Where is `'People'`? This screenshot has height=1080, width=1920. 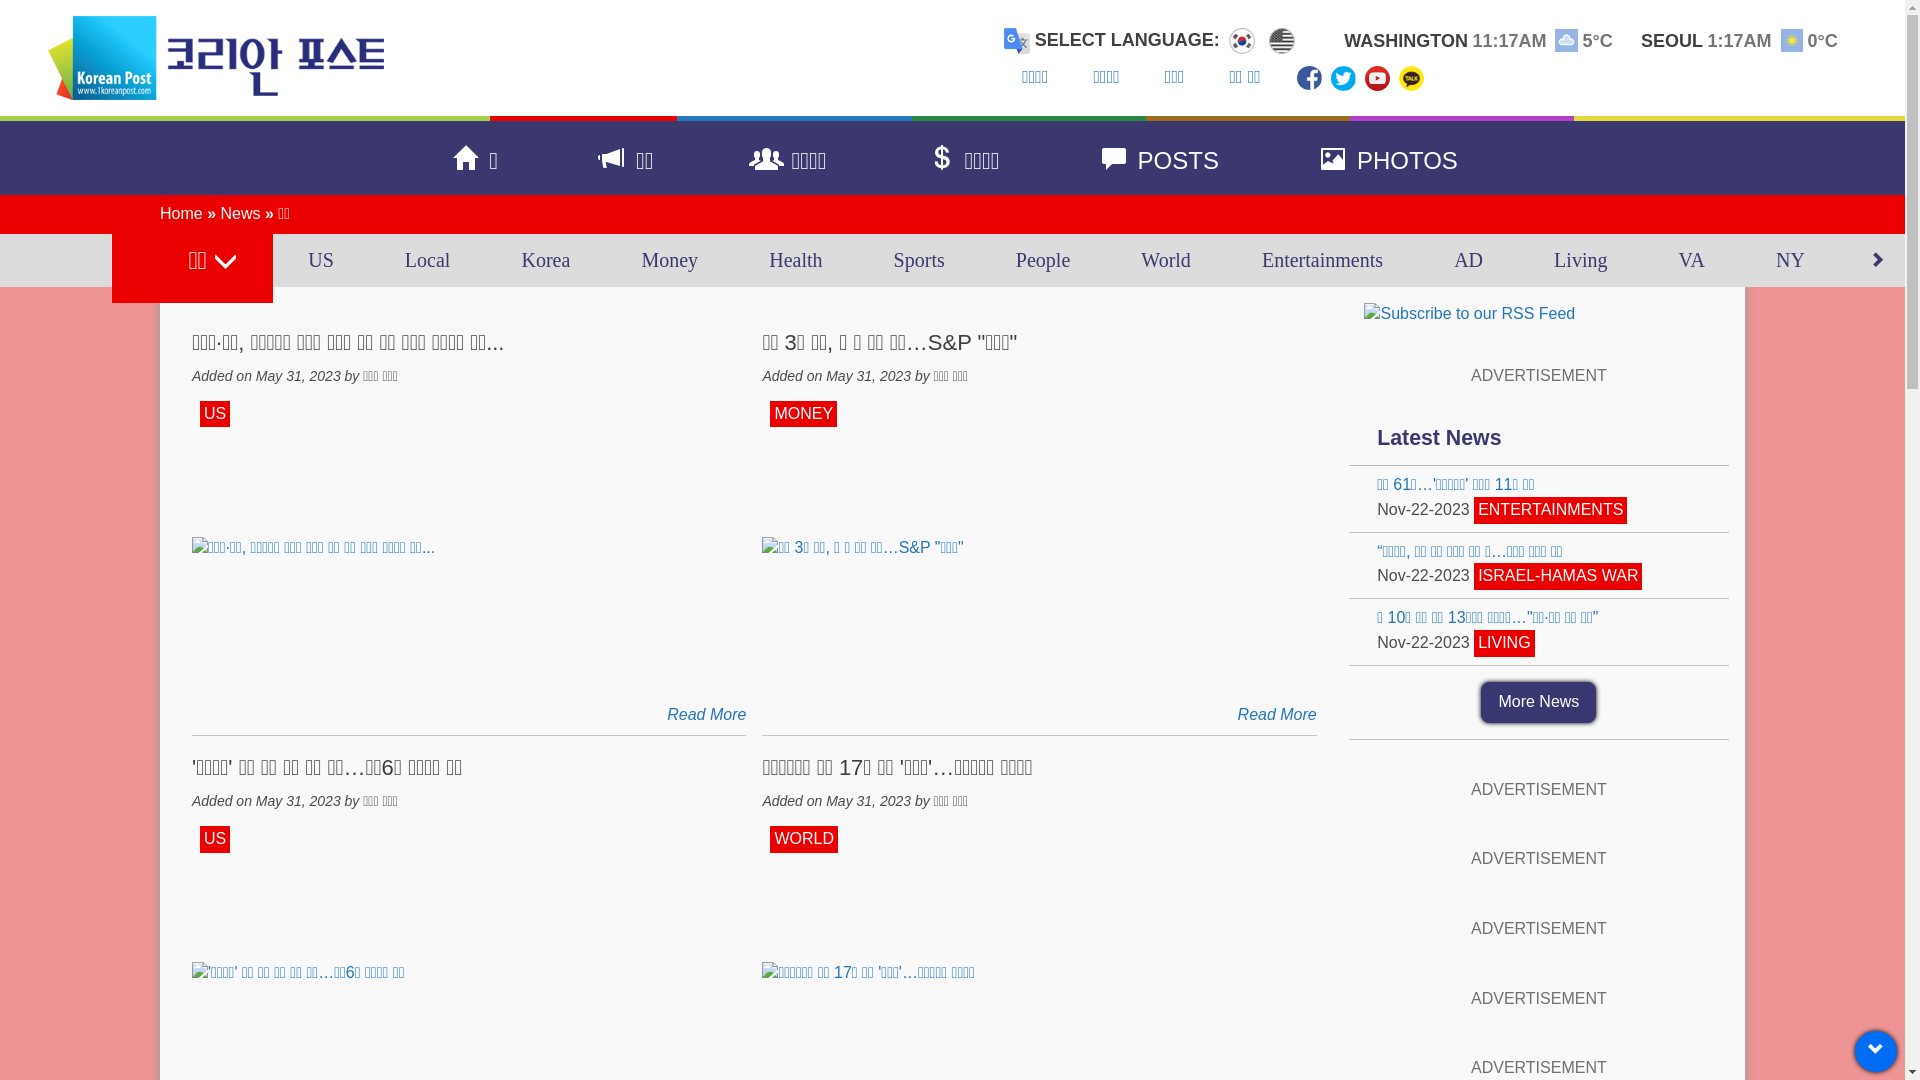
'People' is located at coordinates (1041, 260).